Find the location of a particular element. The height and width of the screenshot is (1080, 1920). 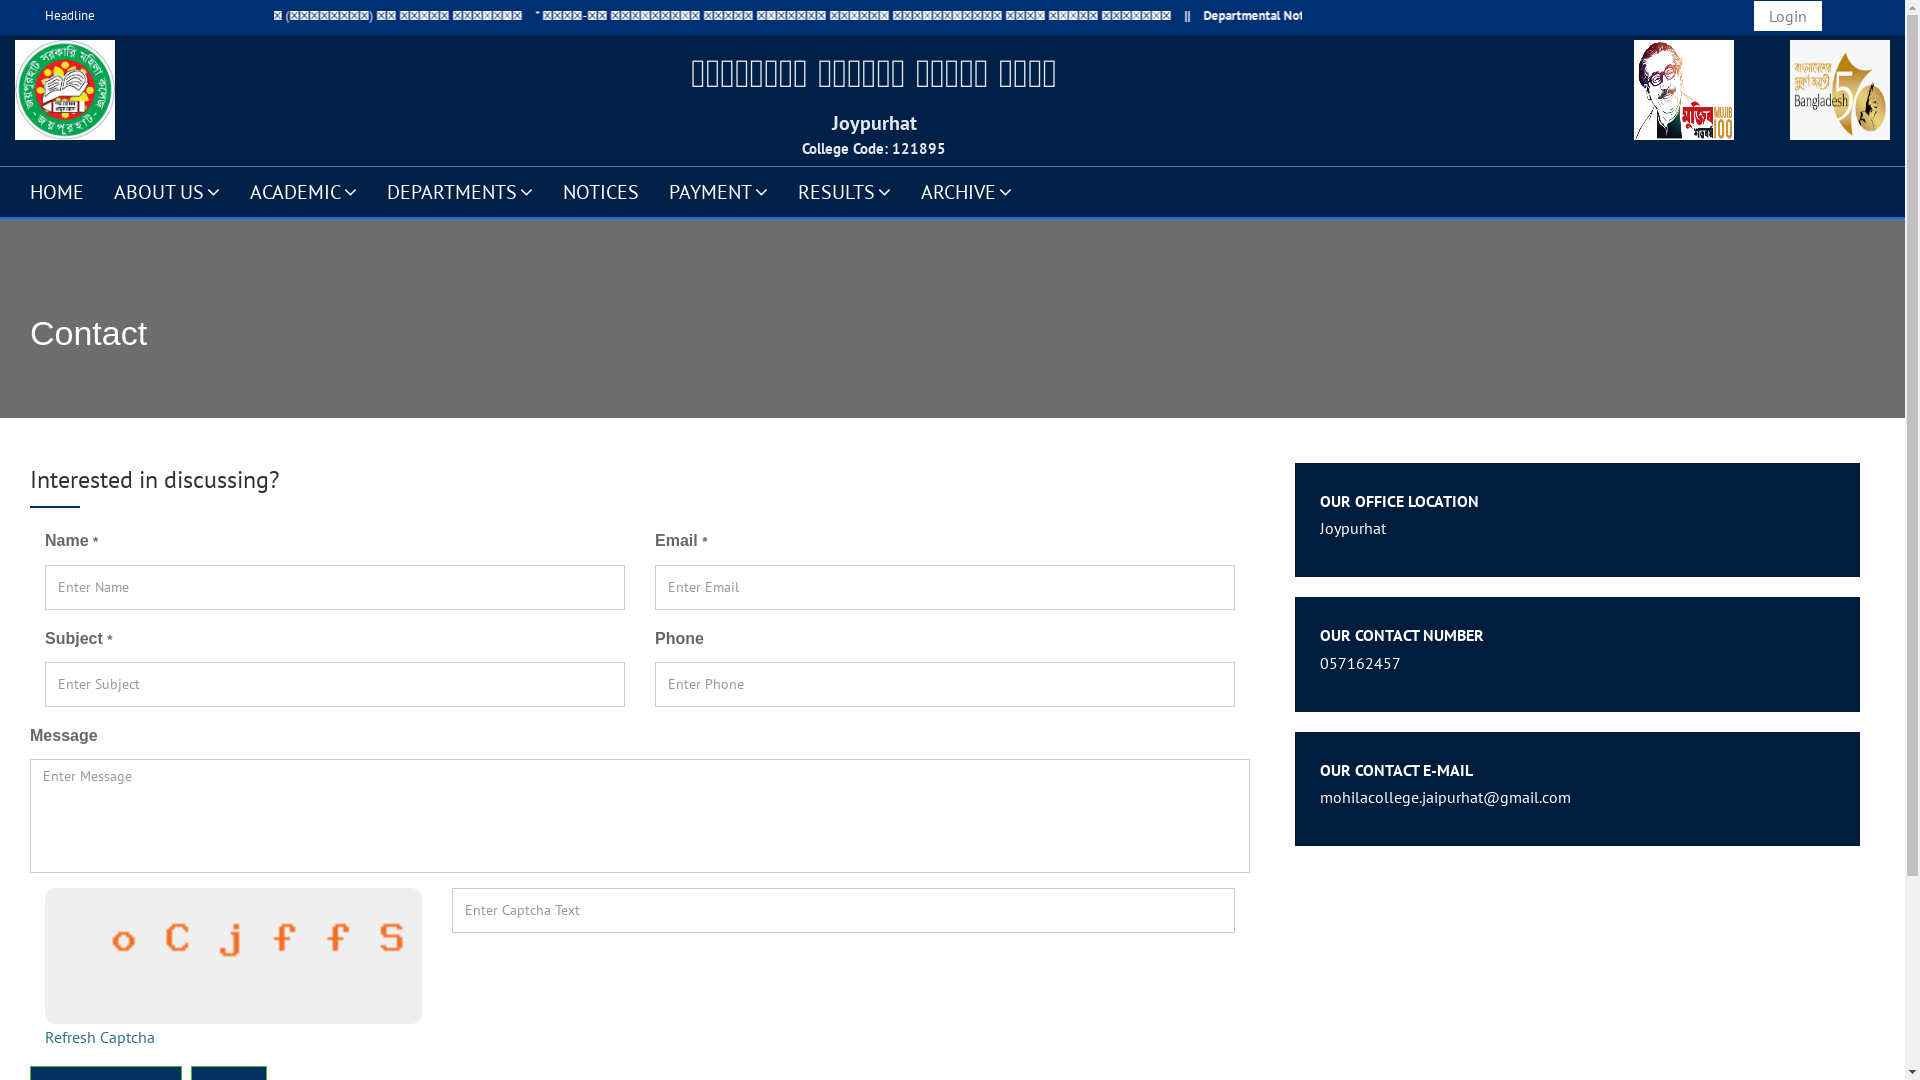

'HOME' is located at coordinates (57, 191).